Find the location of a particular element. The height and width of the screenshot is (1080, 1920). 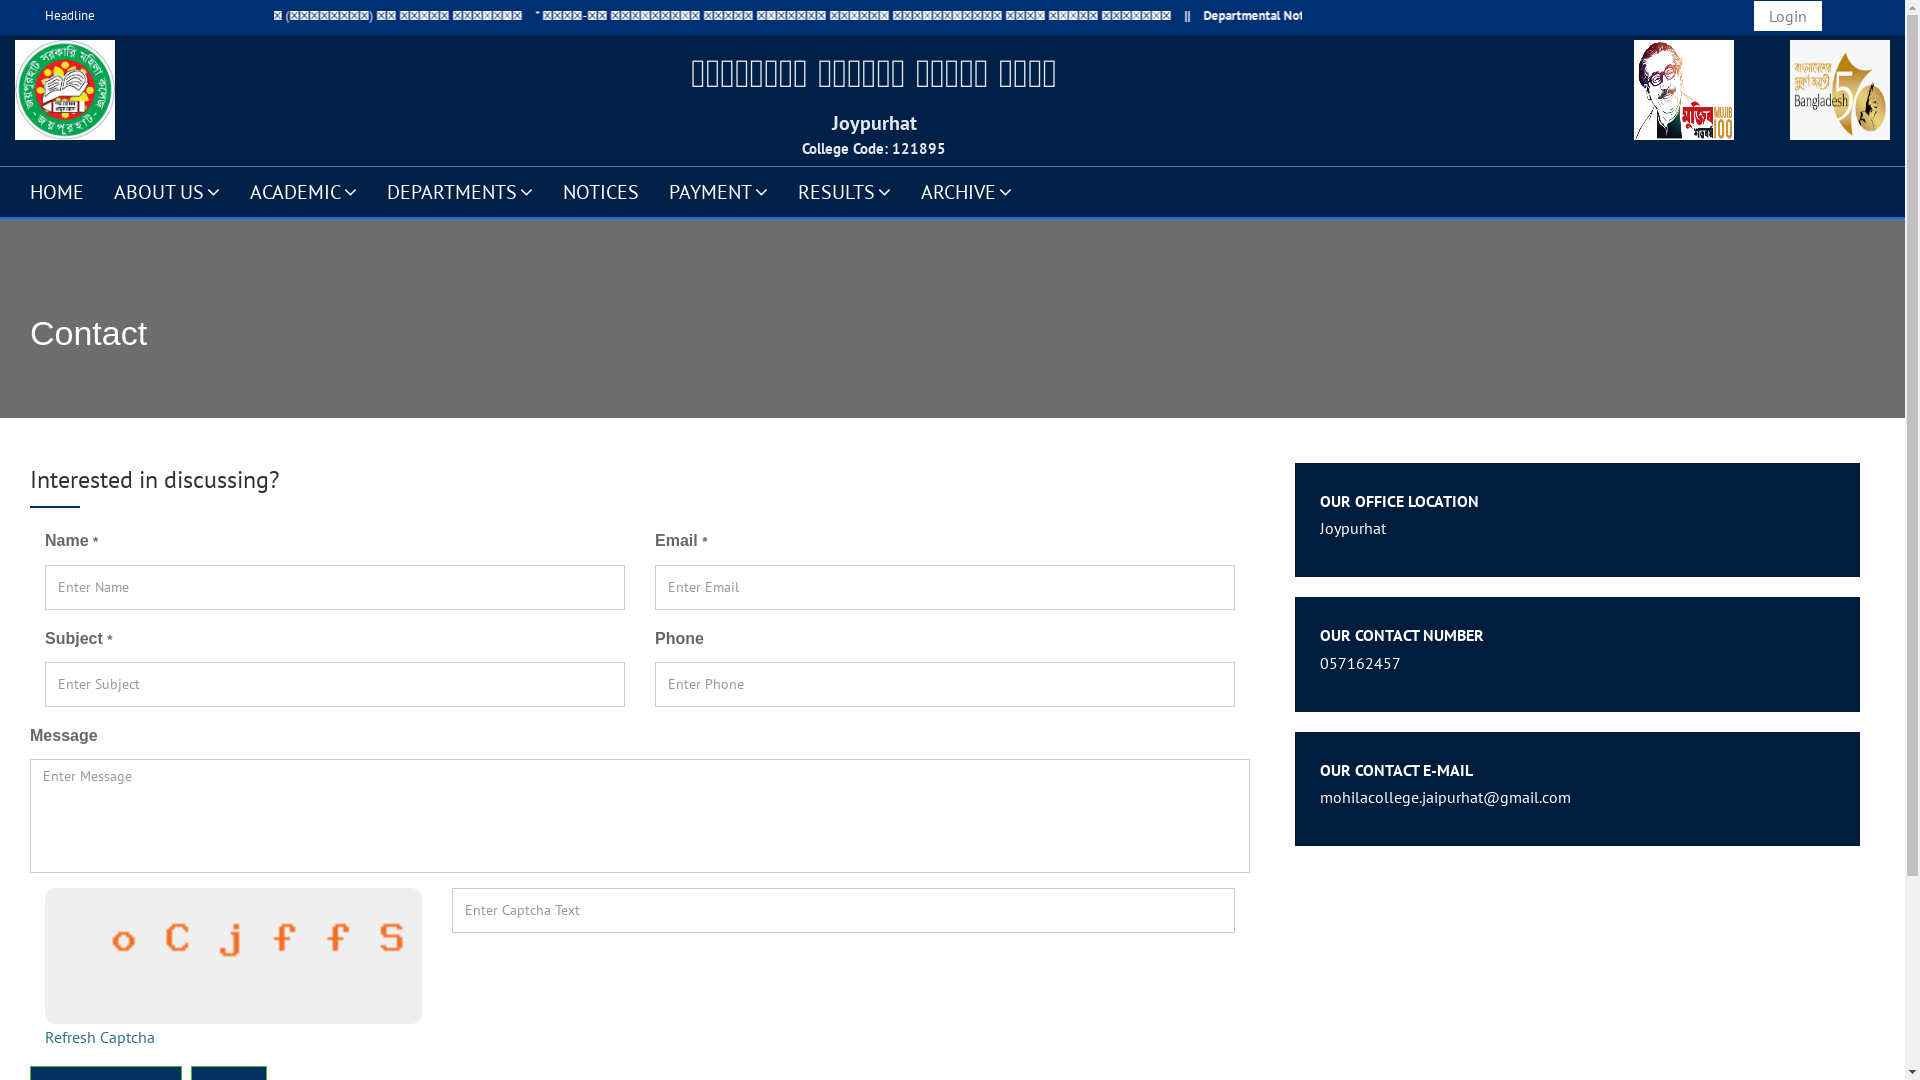

'HOME' is located at coordinates (57, 191).